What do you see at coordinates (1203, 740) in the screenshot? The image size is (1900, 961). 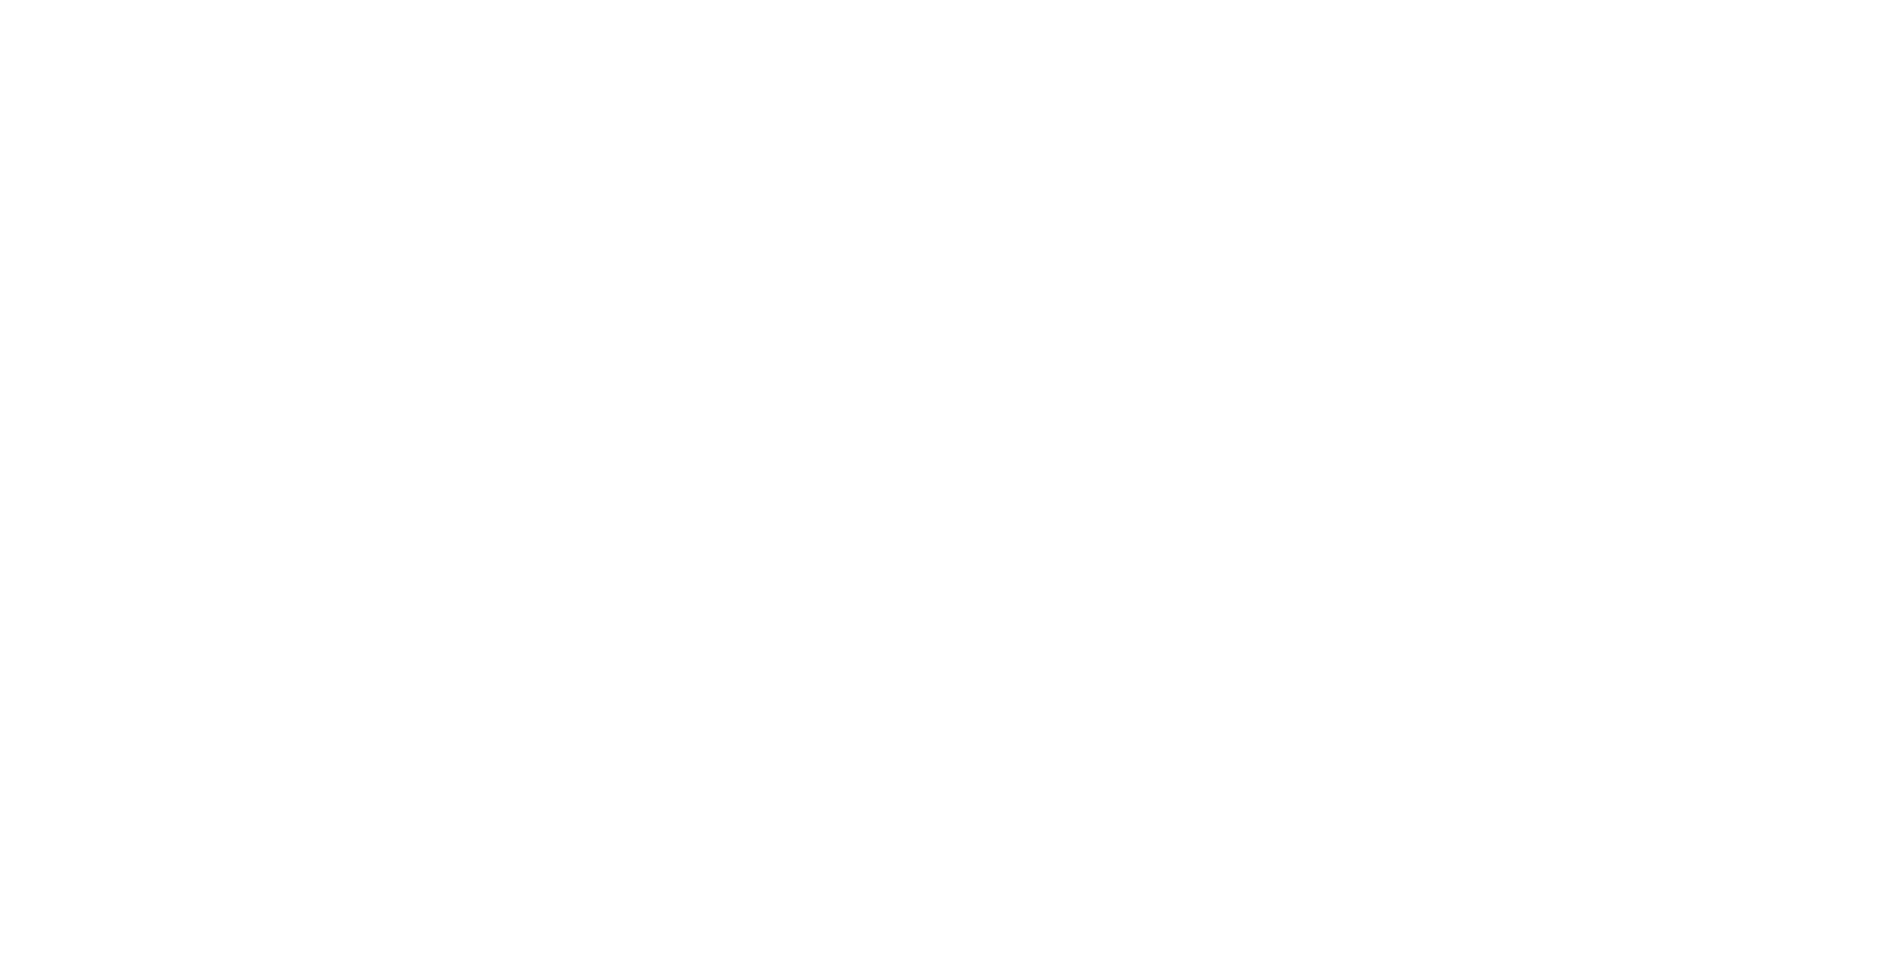 I see `'July 2014'` at bounding box center [1203, 740].